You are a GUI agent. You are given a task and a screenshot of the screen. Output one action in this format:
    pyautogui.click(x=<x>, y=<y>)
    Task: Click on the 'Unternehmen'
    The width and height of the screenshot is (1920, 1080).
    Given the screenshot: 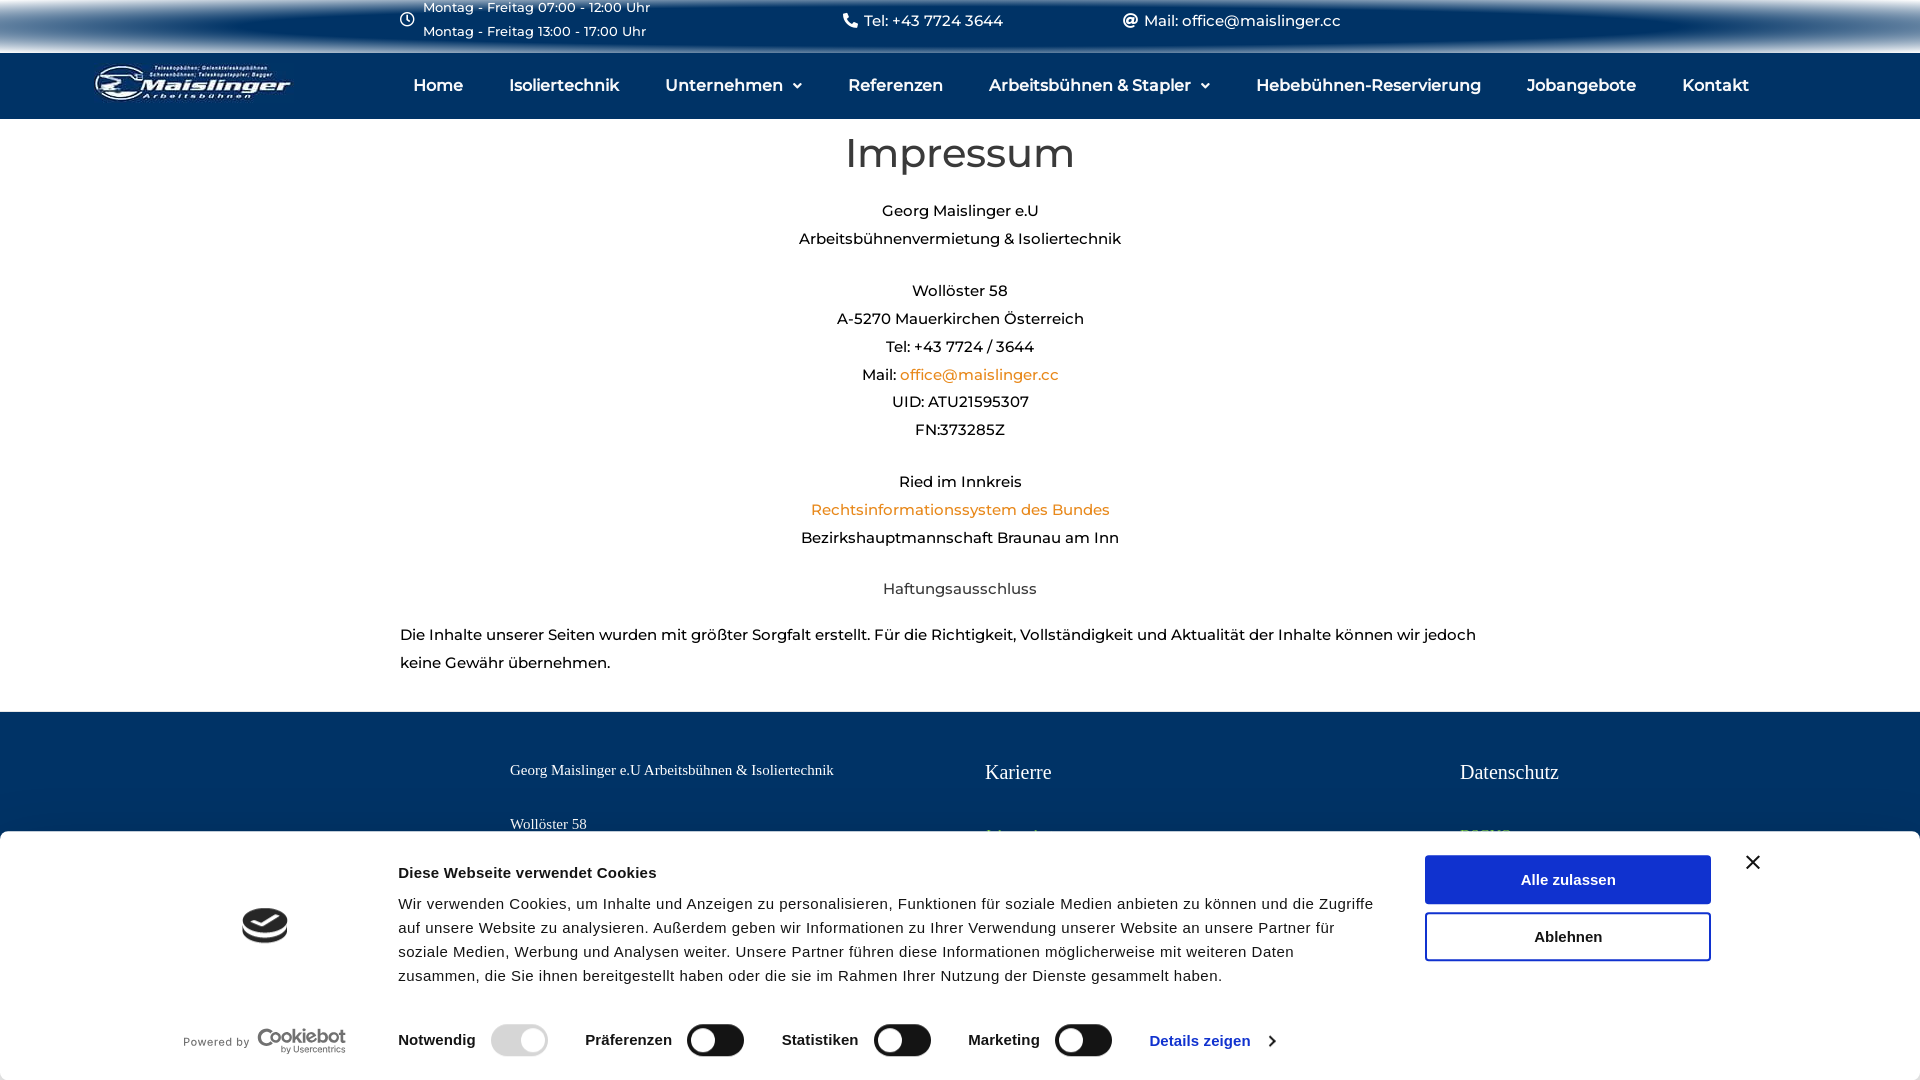 What is the action you would take?
    pyautogui.click(x=732, y=84)
    